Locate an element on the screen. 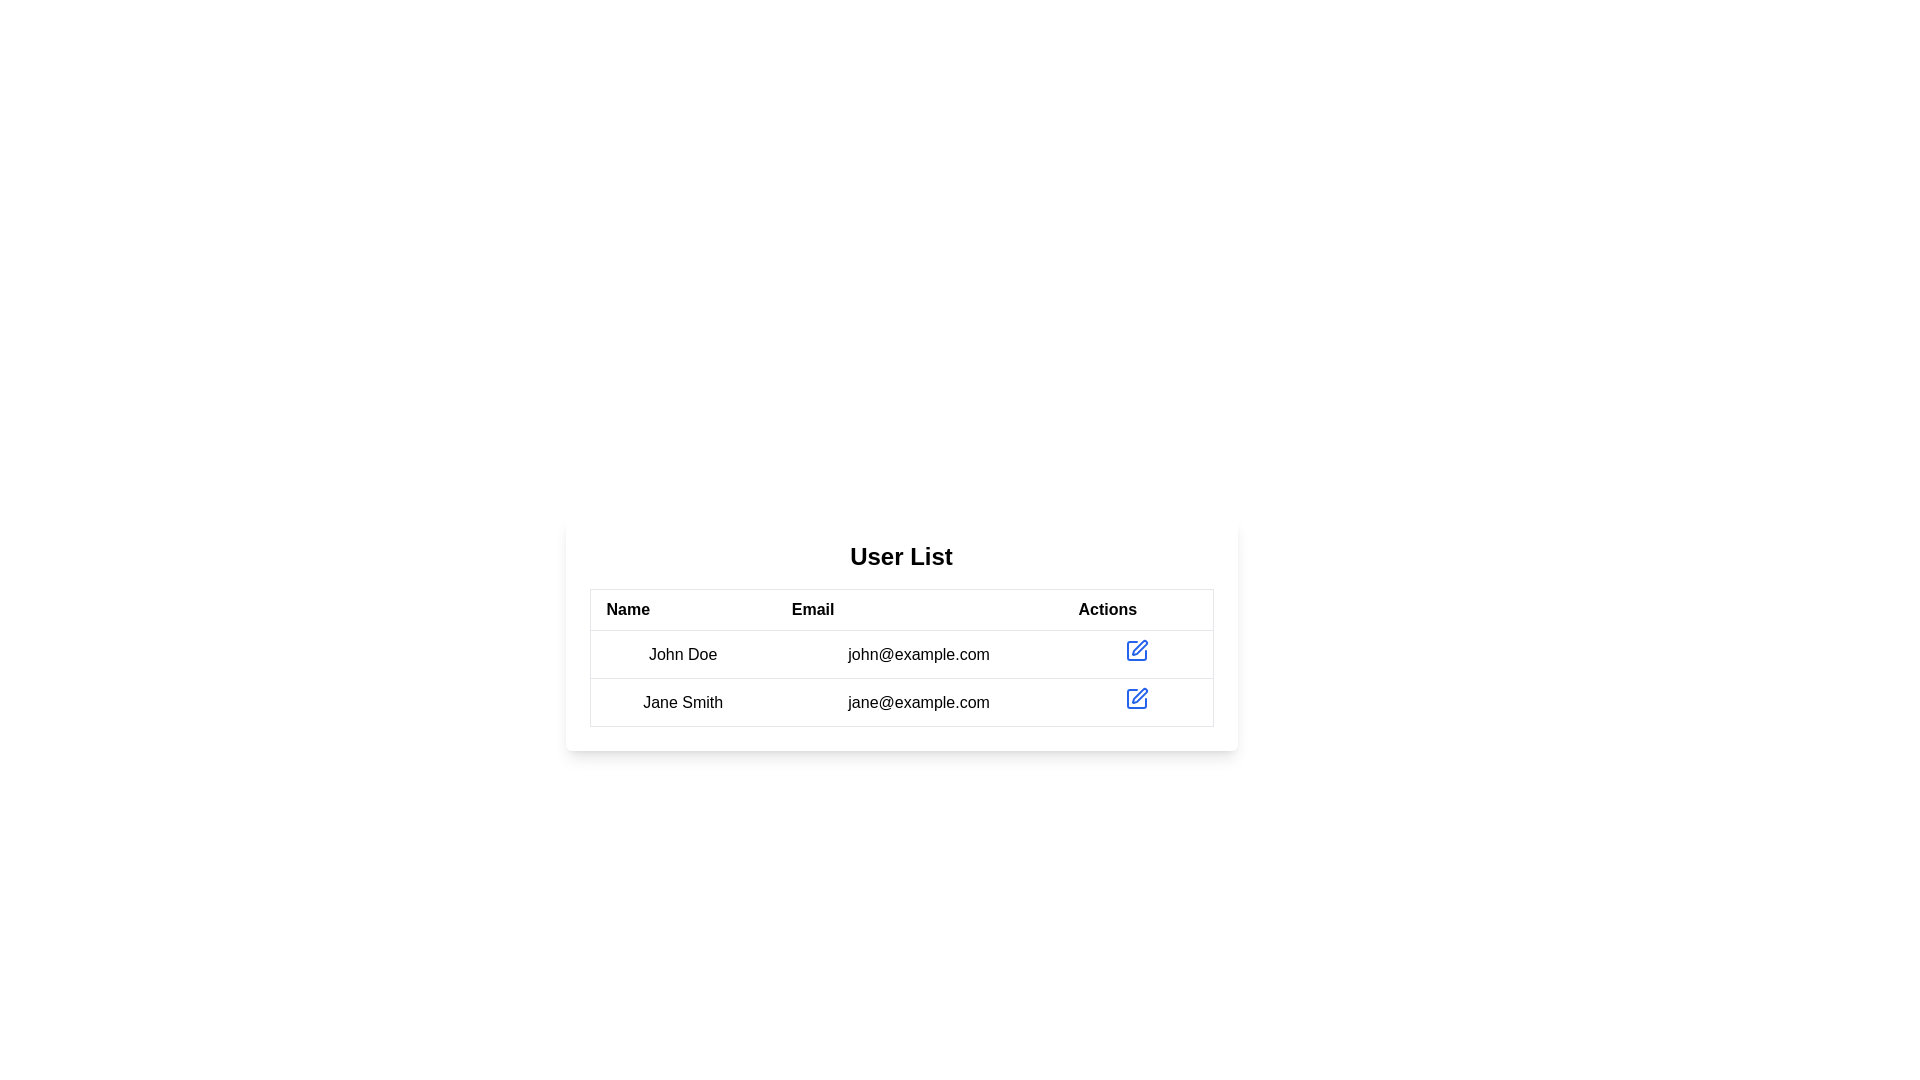 Image resolution: width=1920 pixels, height=1080 pixels. the text label displaying the user's name in the user list table, located in the second row, first column, adjacent to 'jane@example.com' is located at coordinates (682, 701).